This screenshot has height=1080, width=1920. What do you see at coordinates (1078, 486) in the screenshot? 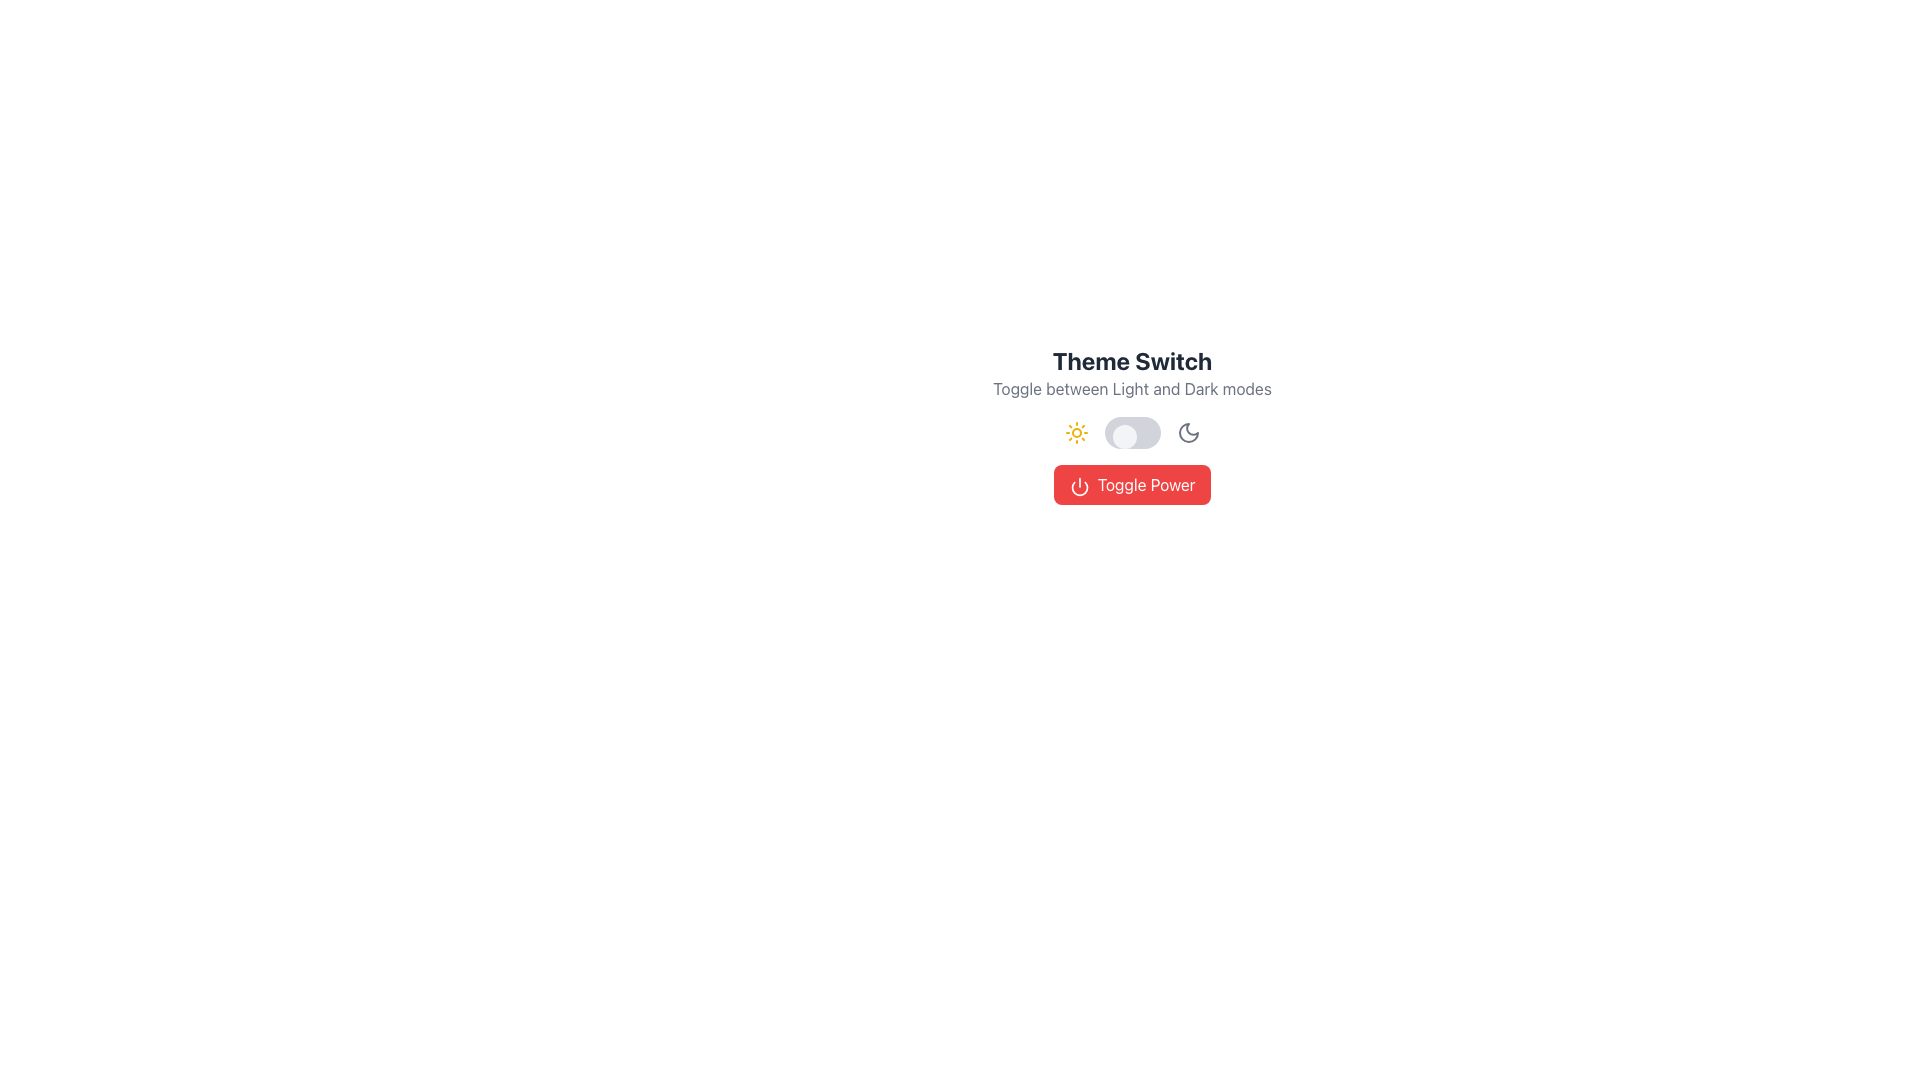
I see `the power icon located to the left side of the 'Toggle Power' button, which is situated near the bottom center of the interface underneath the 'Theme Switch' text` at bounding box center [1078, 486].